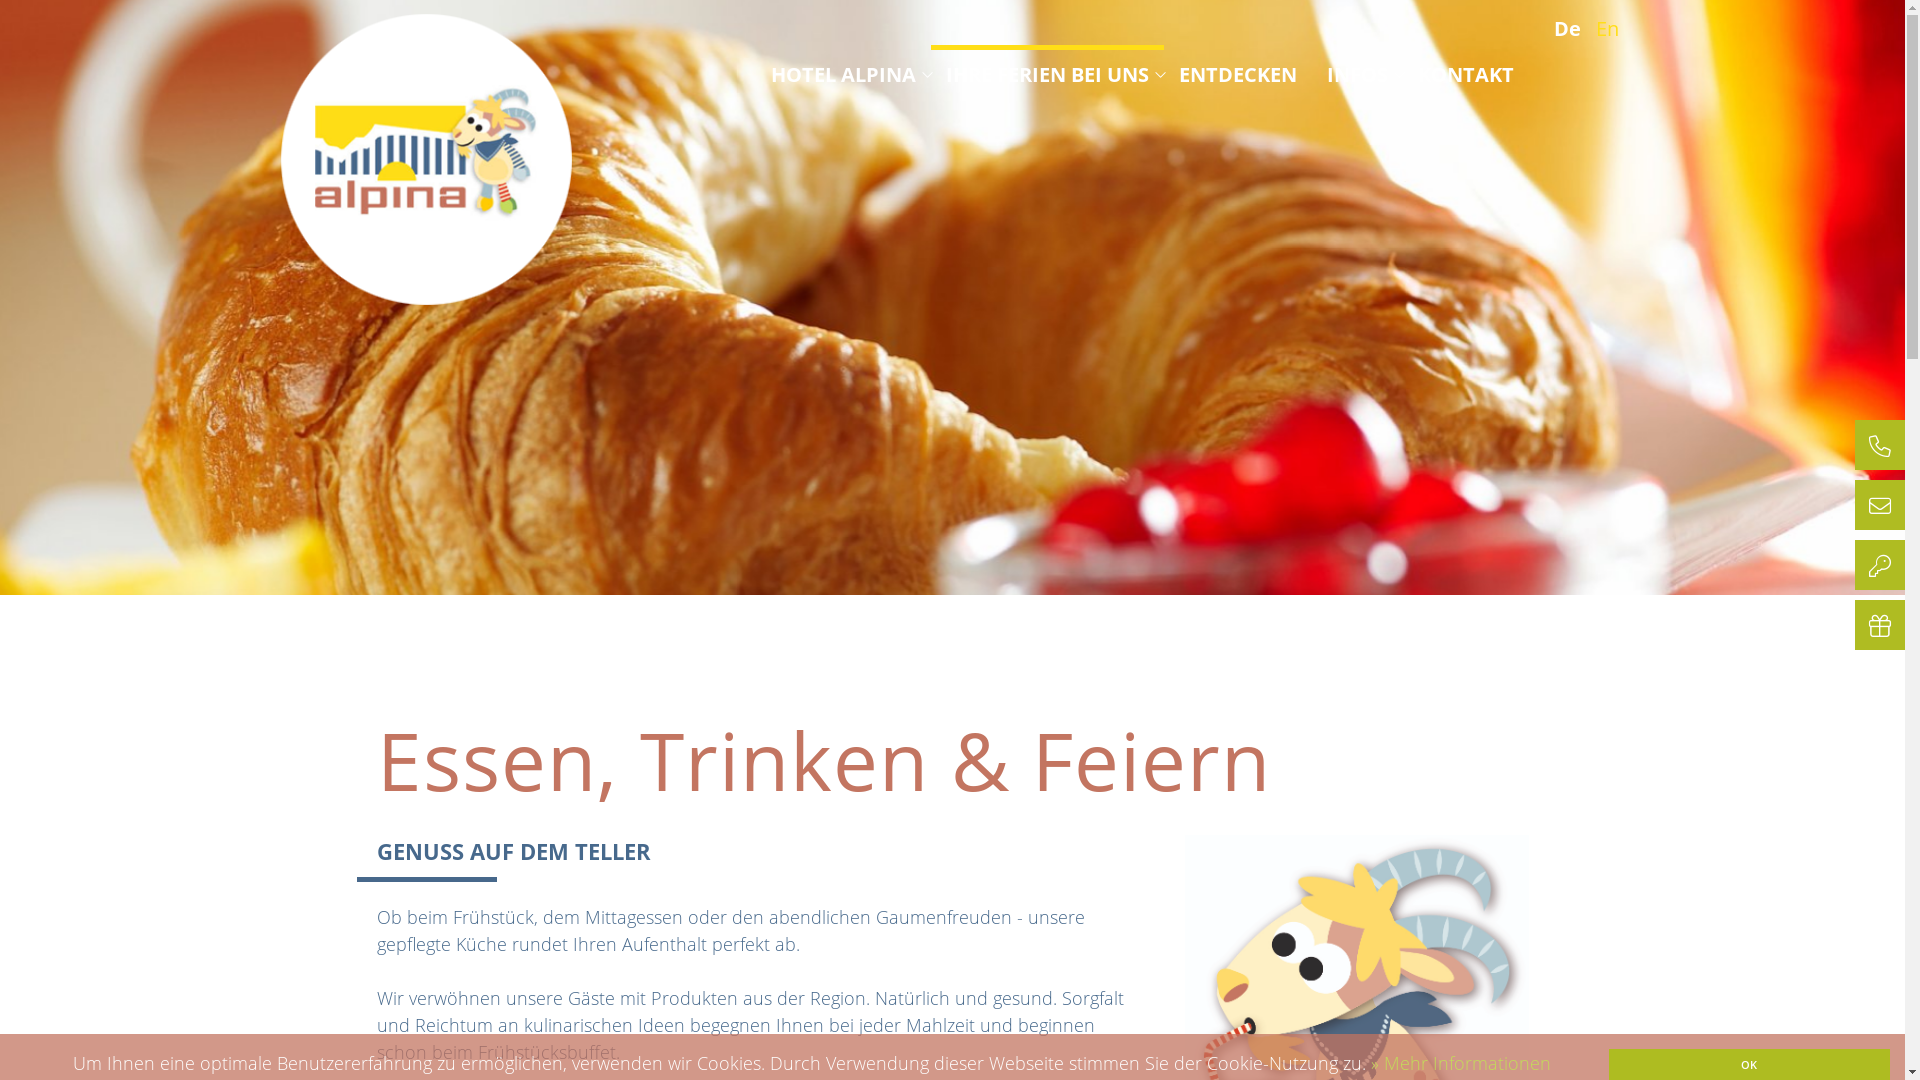  Describe the element at coordinates (842, 73) in the screenshot. I see `'HOTEL ALPINA'` at that location.